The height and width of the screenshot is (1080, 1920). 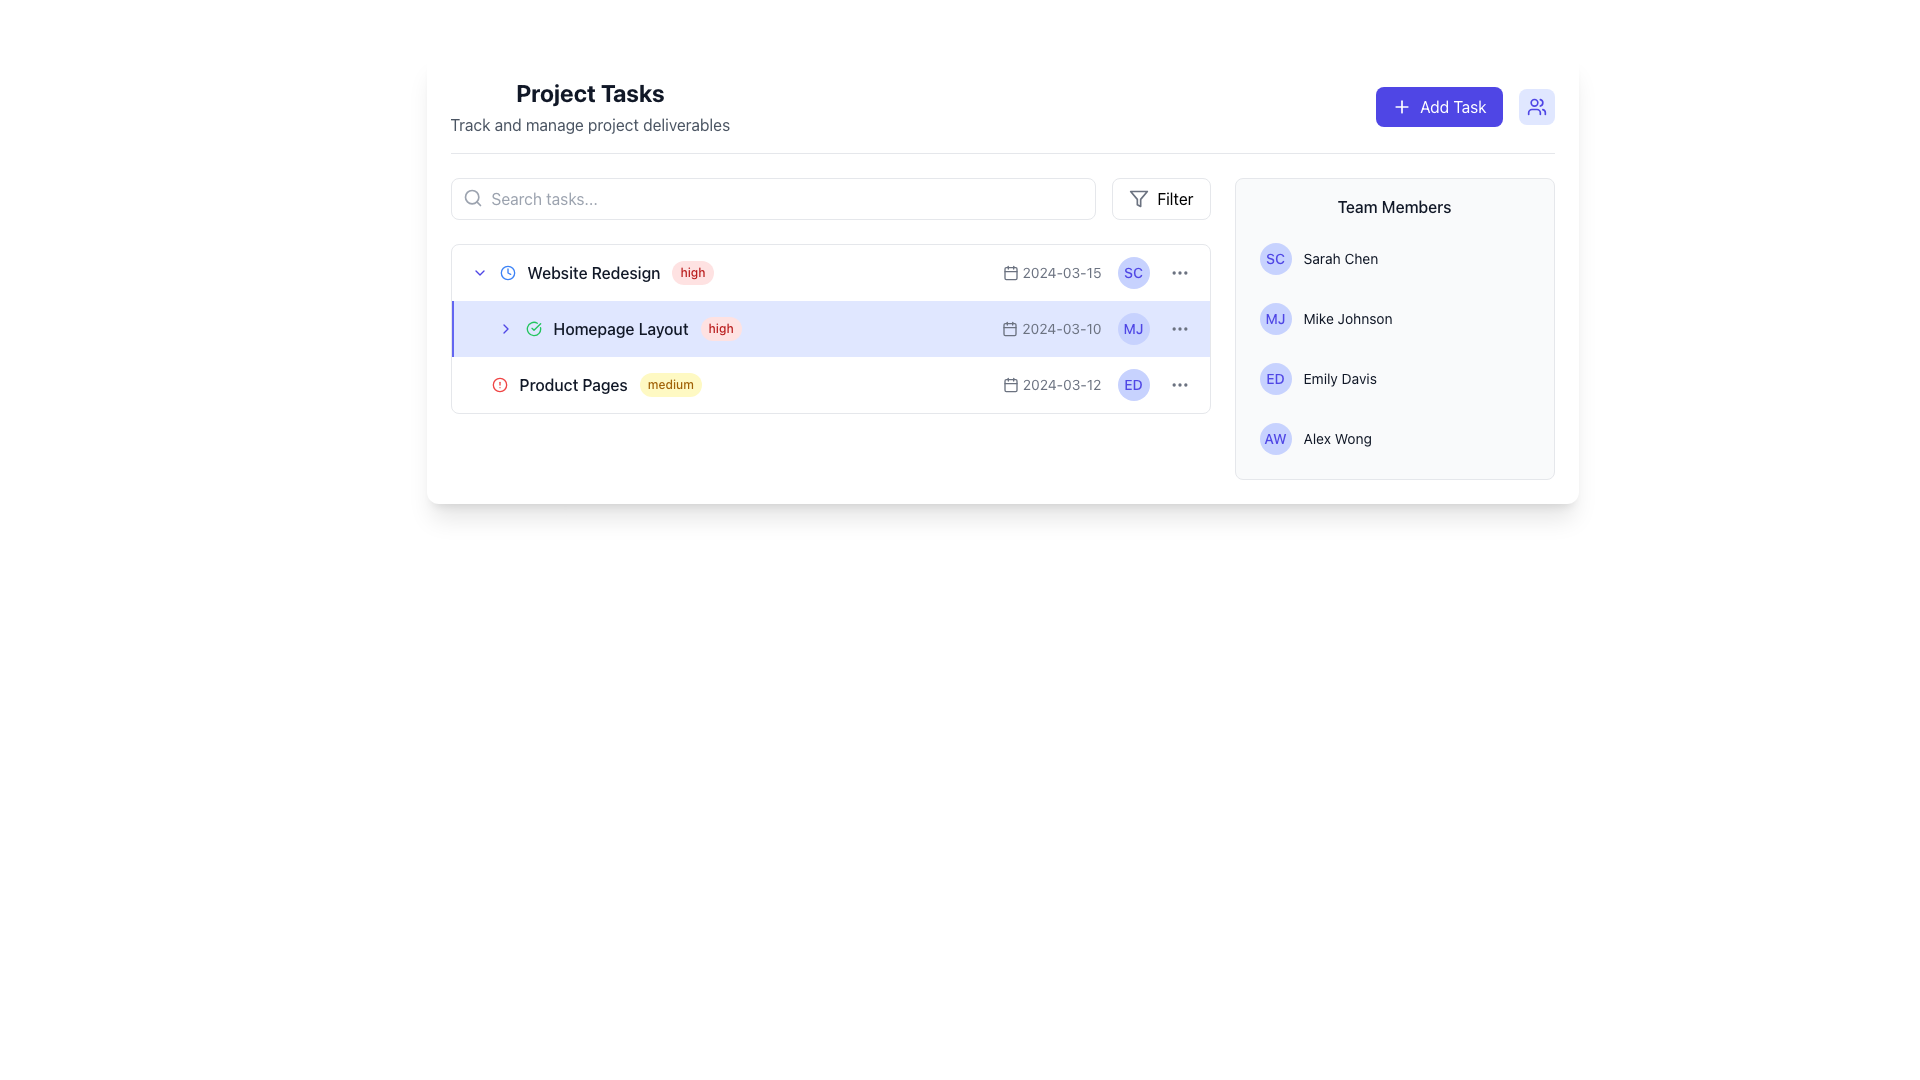 I want to click on text content of the circular badge displaying 'ED', which is the third badge in the team members section on the right panel, following 'SC' and 'MJ', so click(x=1133, y=385).